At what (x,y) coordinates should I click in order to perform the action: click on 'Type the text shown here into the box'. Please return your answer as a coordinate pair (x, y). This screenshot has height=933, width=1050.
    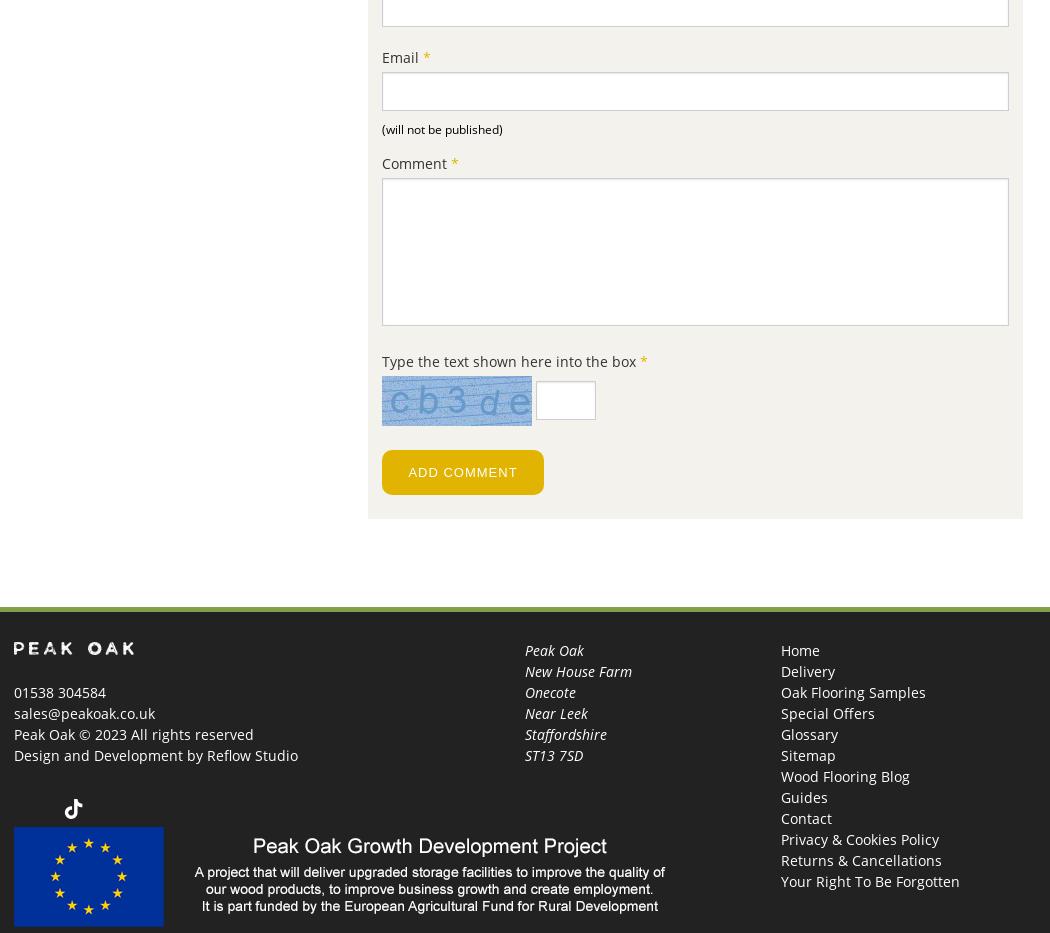
    Looking at the image, I should click on (510, 360).